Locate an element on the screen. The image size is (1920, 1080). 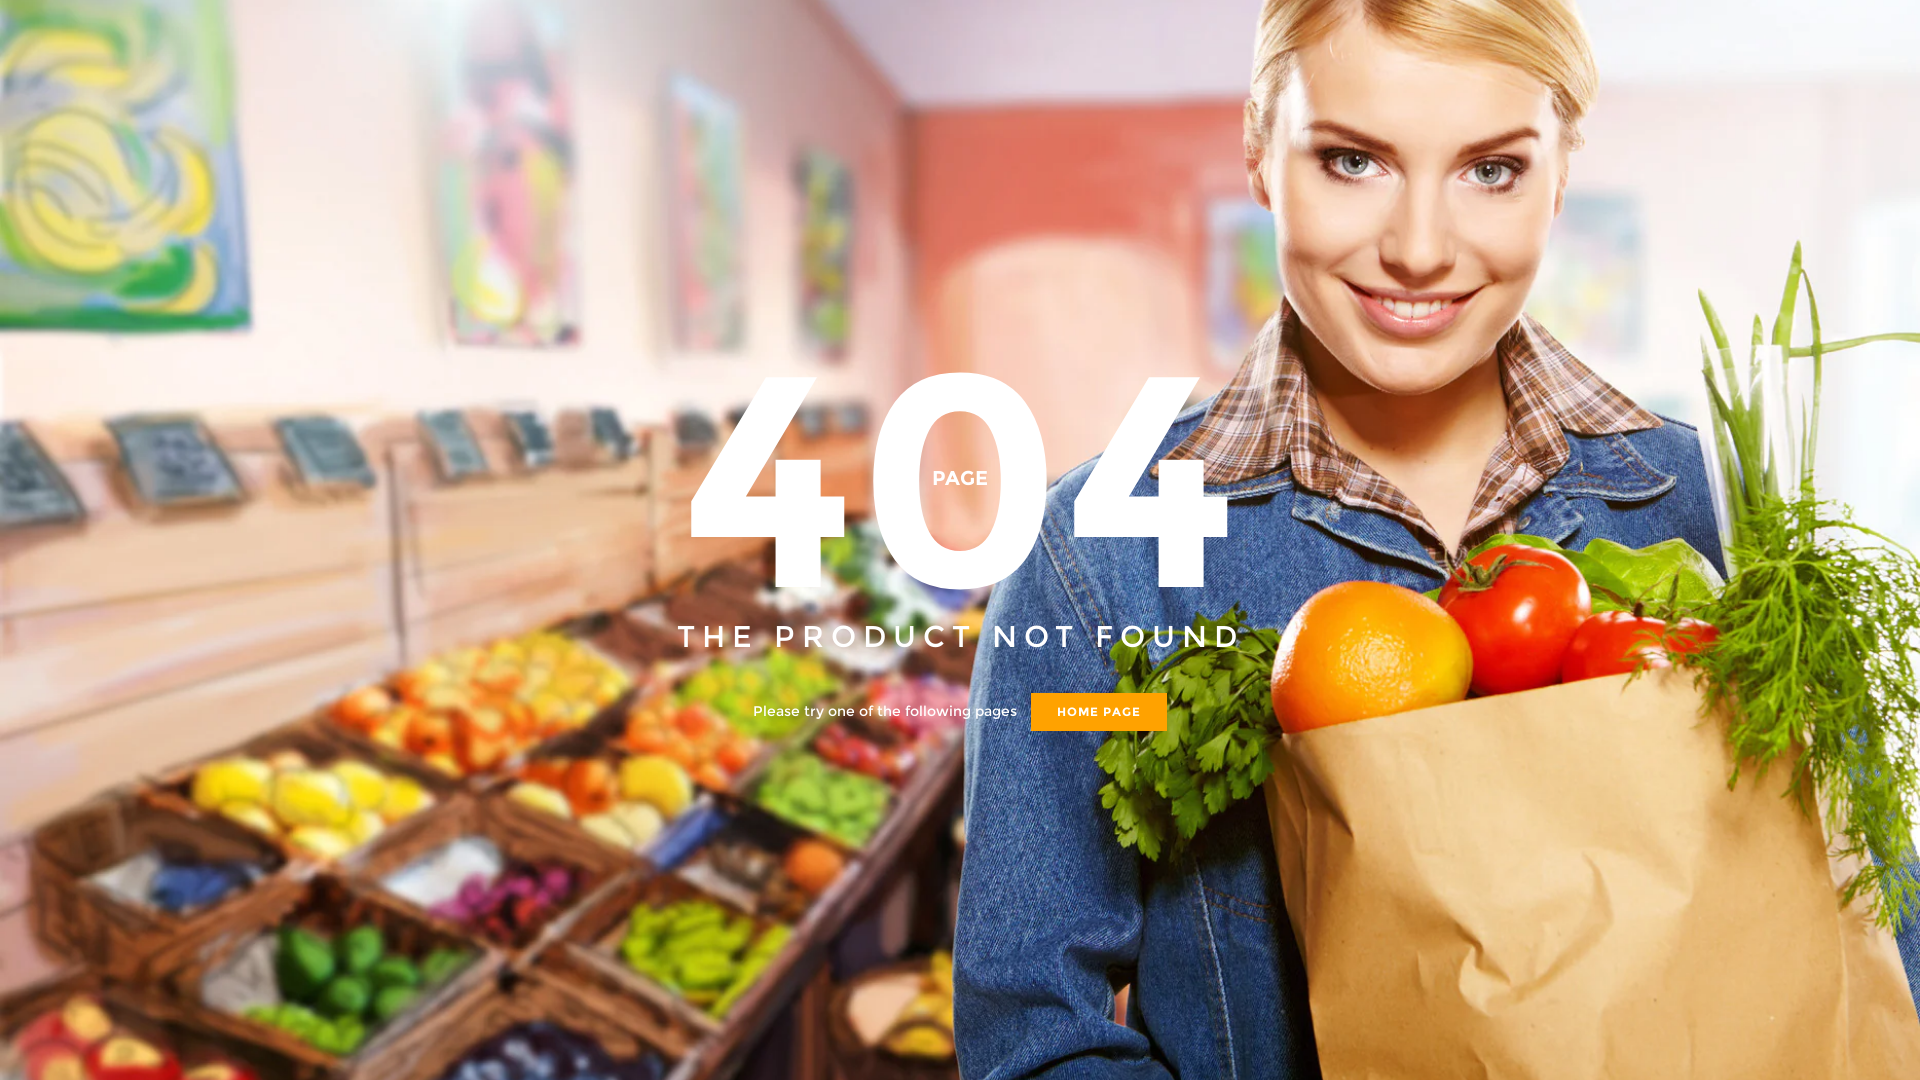
'HOME PAGE' is located at coordinates (1098, 709).